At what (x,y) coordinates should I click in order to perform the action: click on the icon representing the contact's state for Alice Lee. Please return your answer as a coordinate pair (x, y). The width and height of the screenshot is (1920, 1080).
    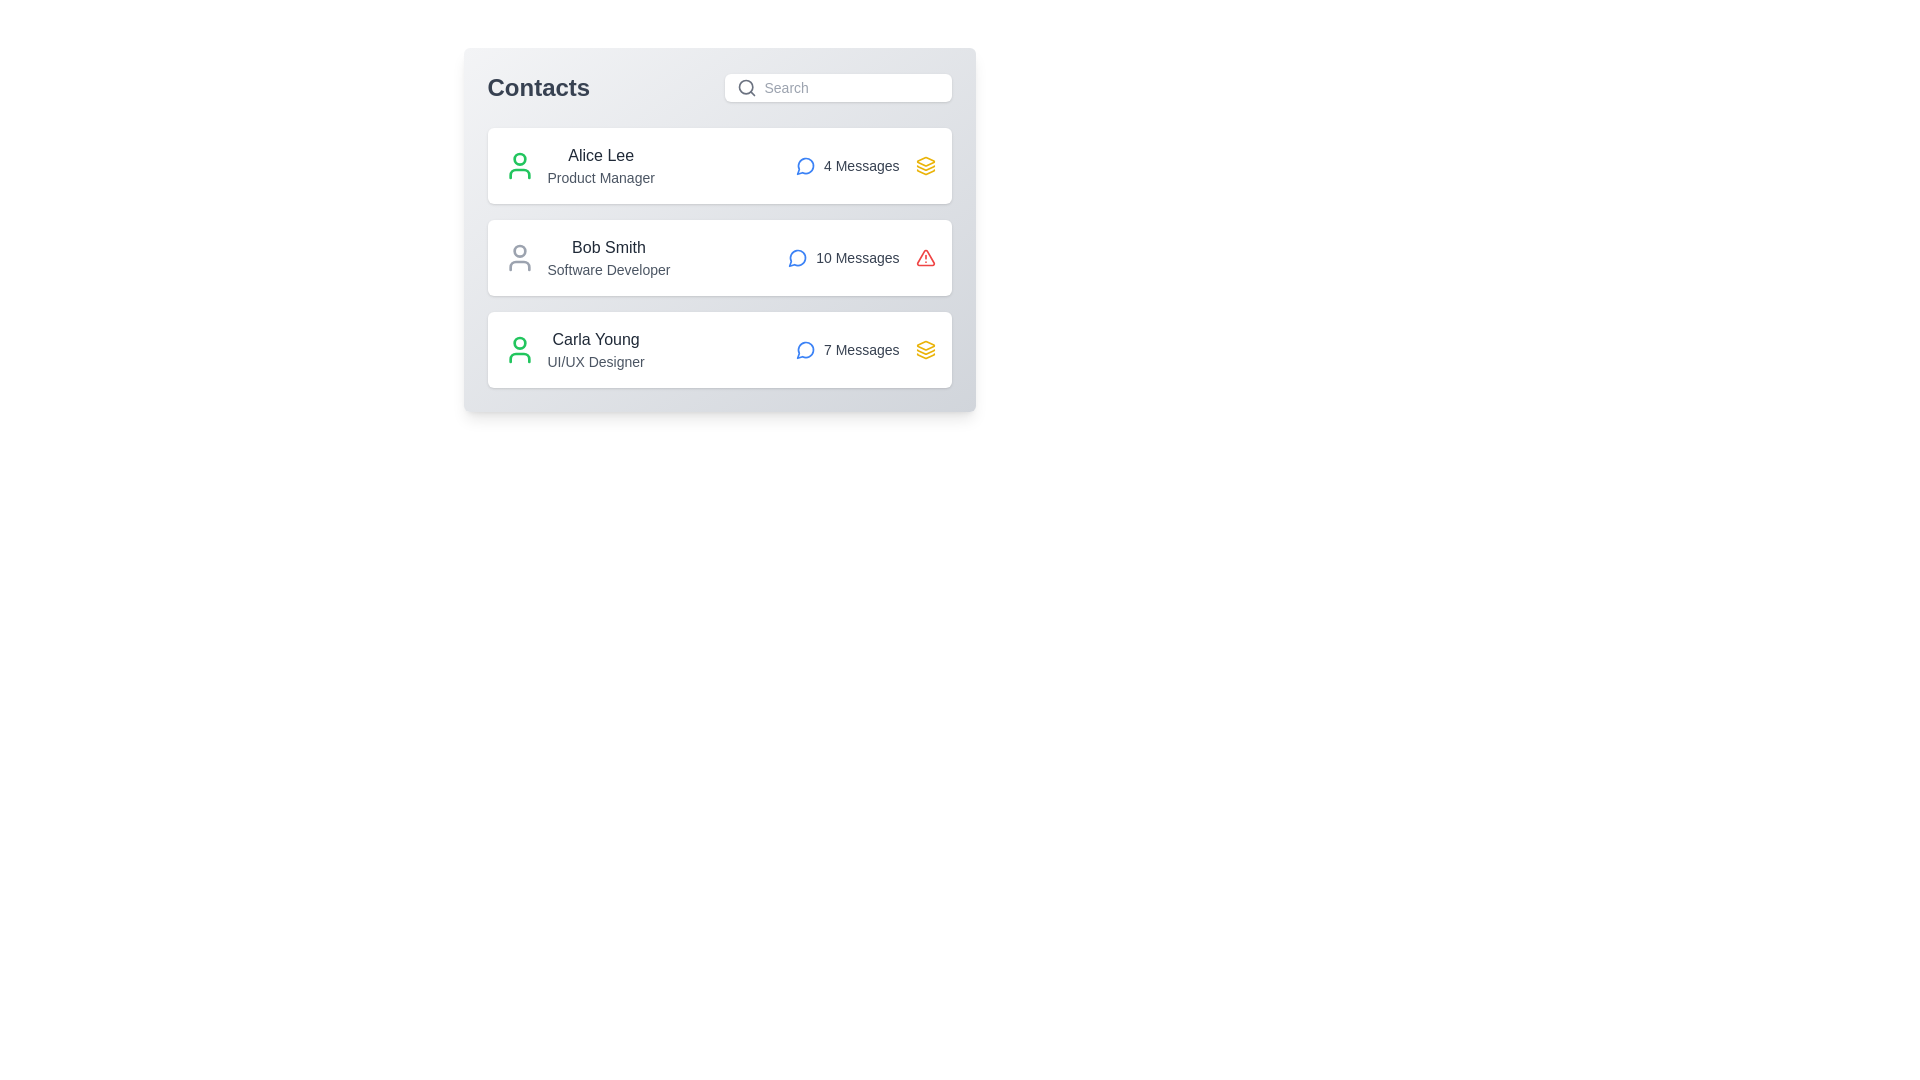
    Looking at the image, I should click on (924, 164).